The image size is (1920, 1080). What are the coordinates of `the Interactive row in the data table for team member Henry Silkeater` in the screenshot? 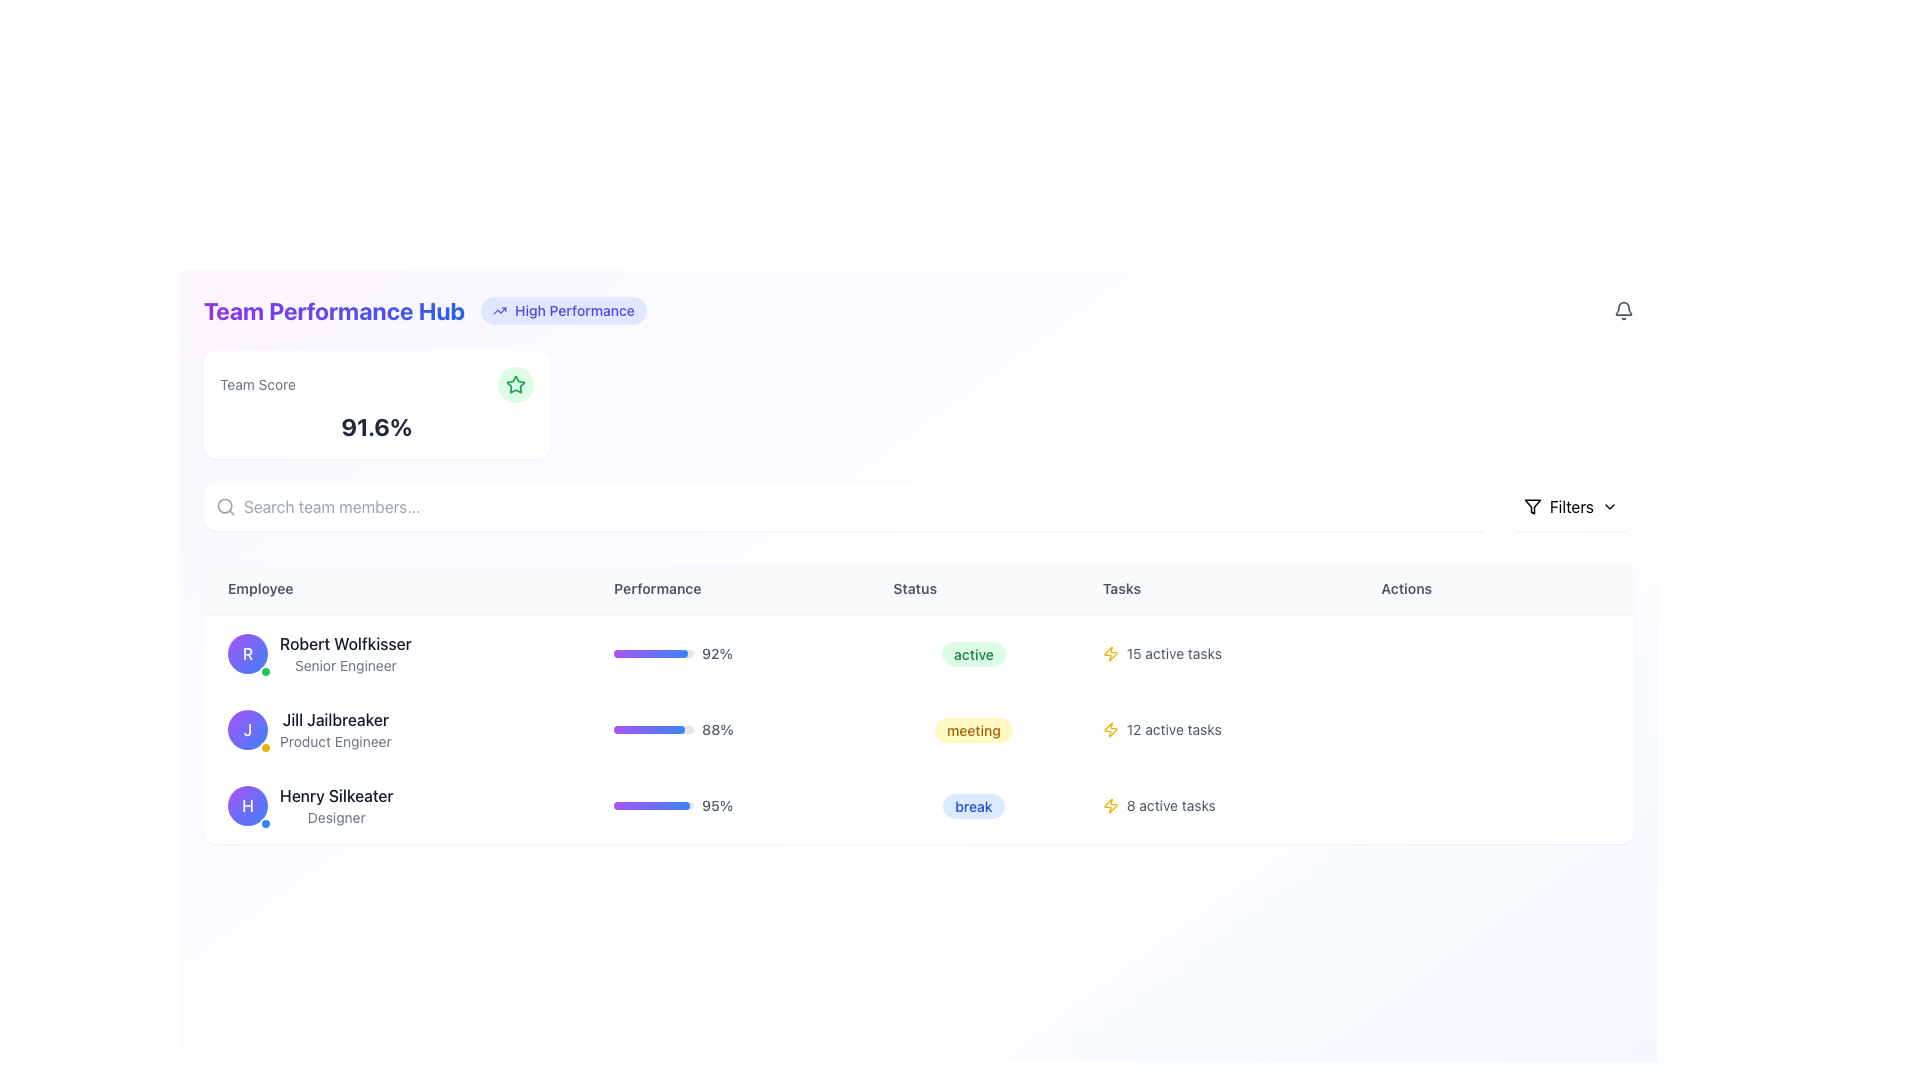 It's located at (917, 805).